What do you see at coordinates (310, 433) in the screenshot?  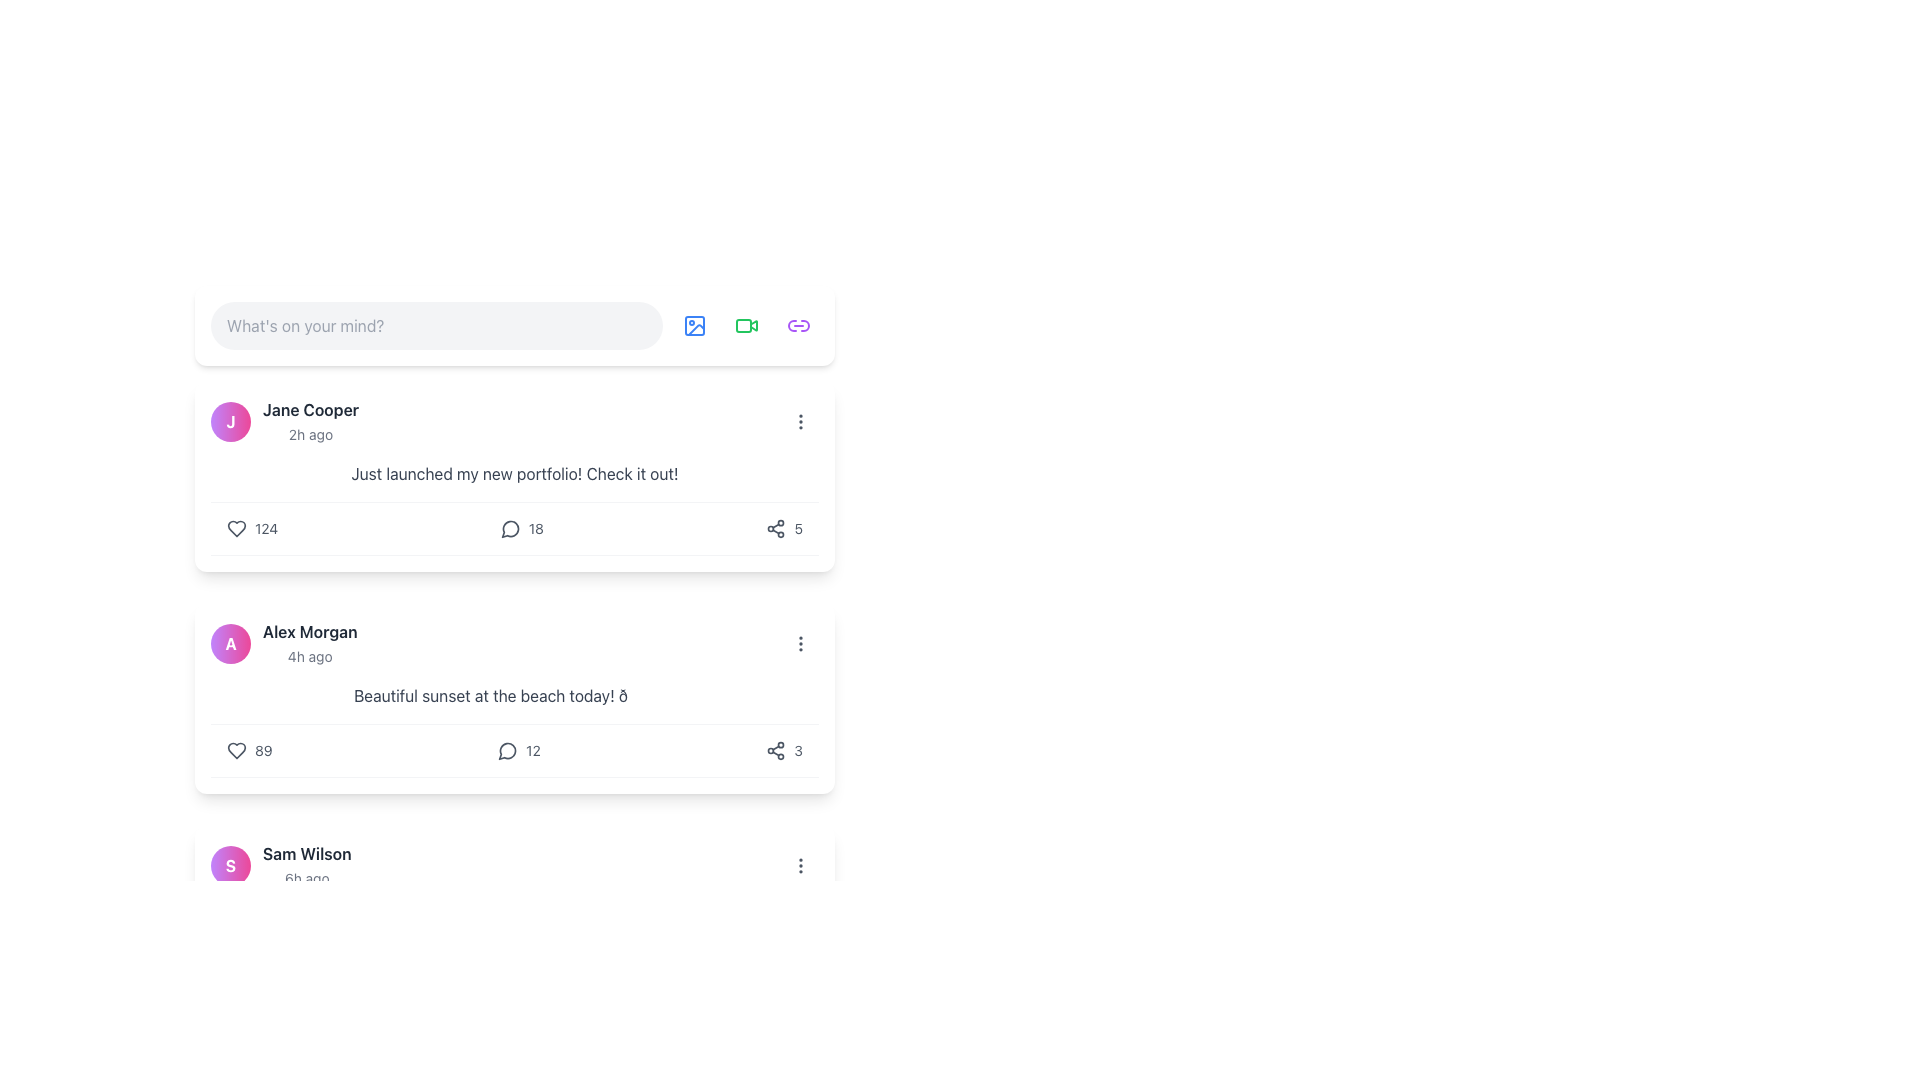 I see `time elapsed text label that displays '2h ago', which is styled in gray and positioned to the right of the name 'Jane Cooper' in a user activity post` at bounding box center [310, 433].